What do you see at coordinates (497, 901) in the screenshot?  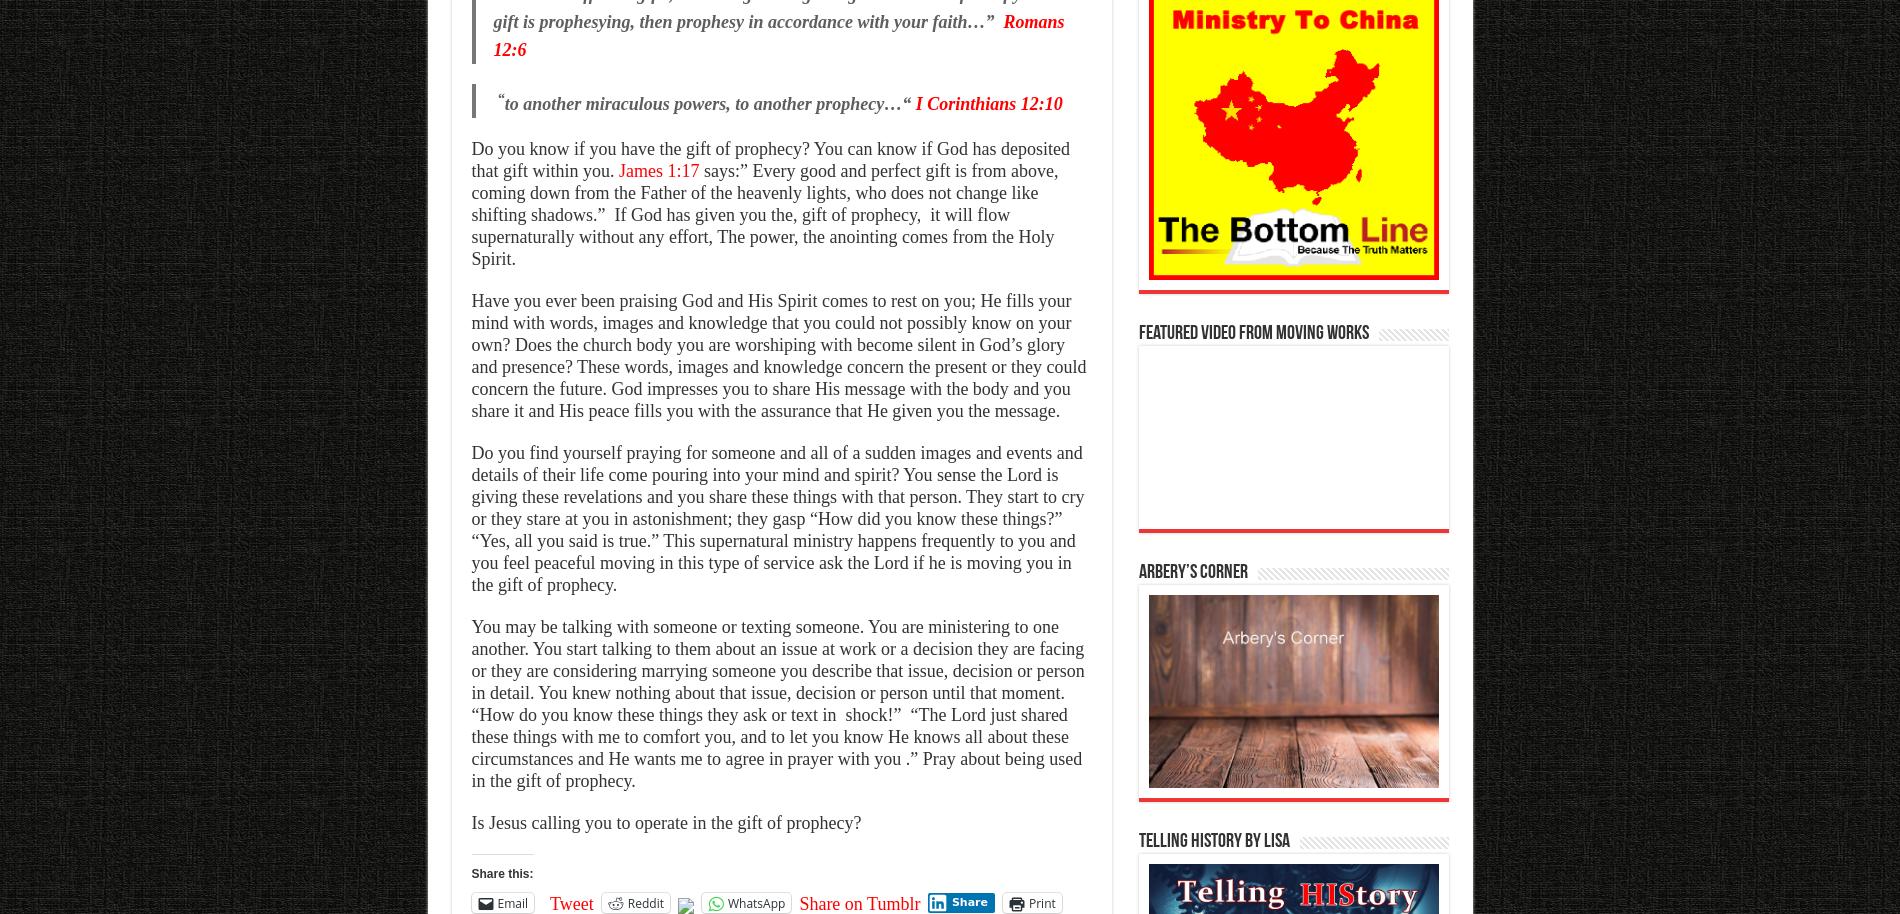 I see `'Email'` at bounding box center [497, 901].